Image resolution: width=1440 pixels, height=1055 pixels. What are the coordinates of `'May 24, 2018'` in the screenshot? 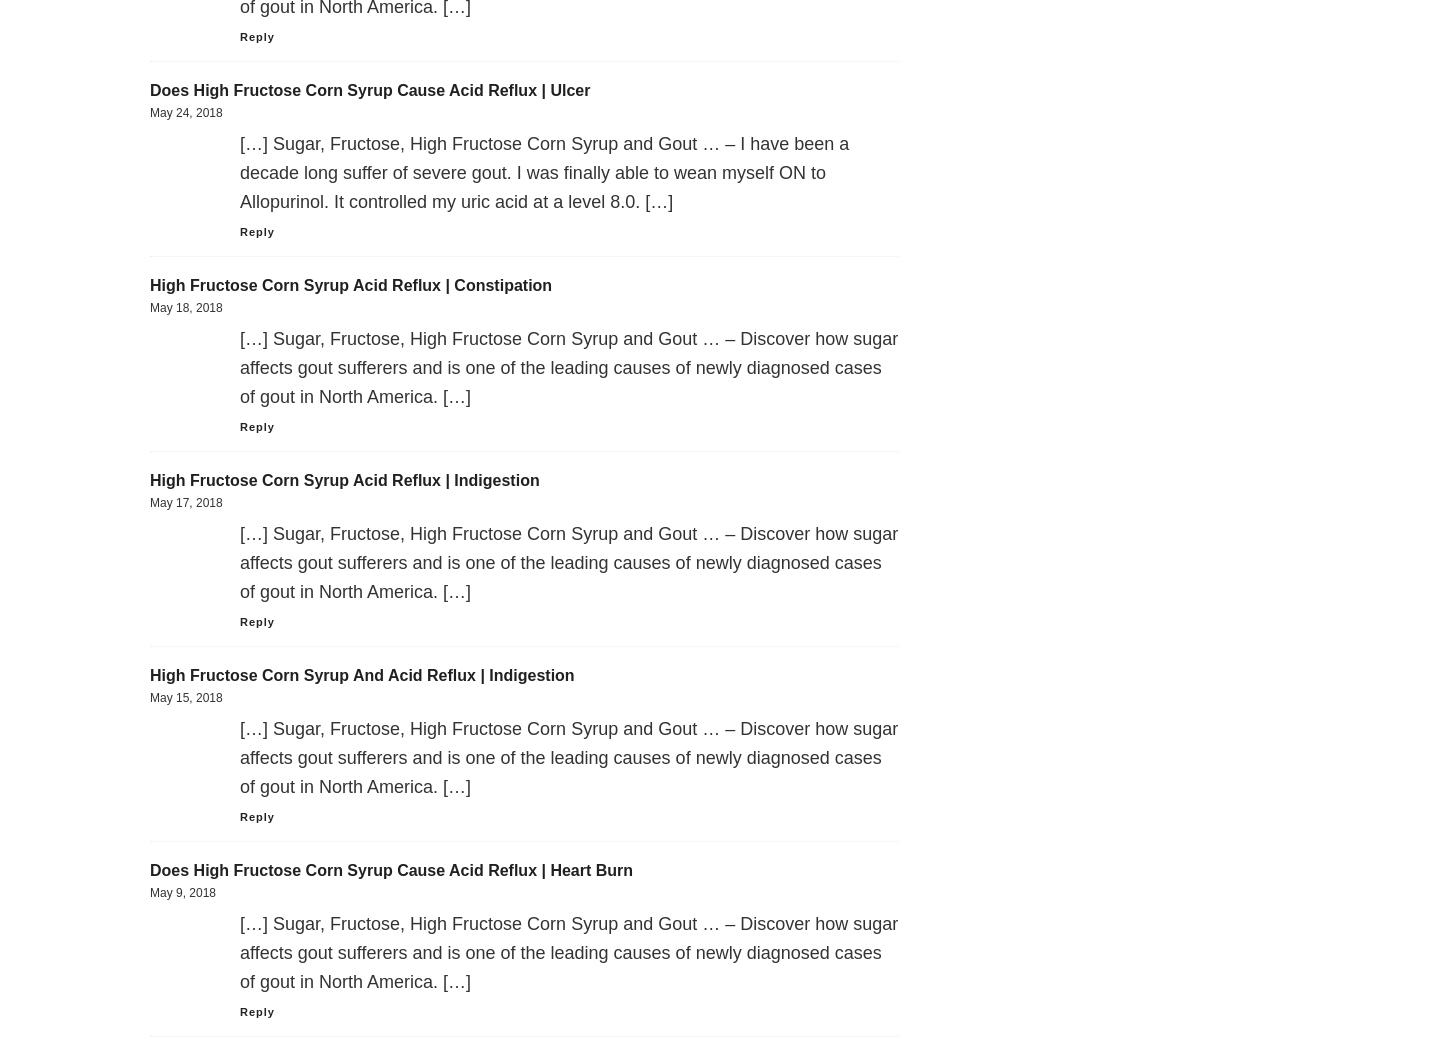 It's located at (149, 111).